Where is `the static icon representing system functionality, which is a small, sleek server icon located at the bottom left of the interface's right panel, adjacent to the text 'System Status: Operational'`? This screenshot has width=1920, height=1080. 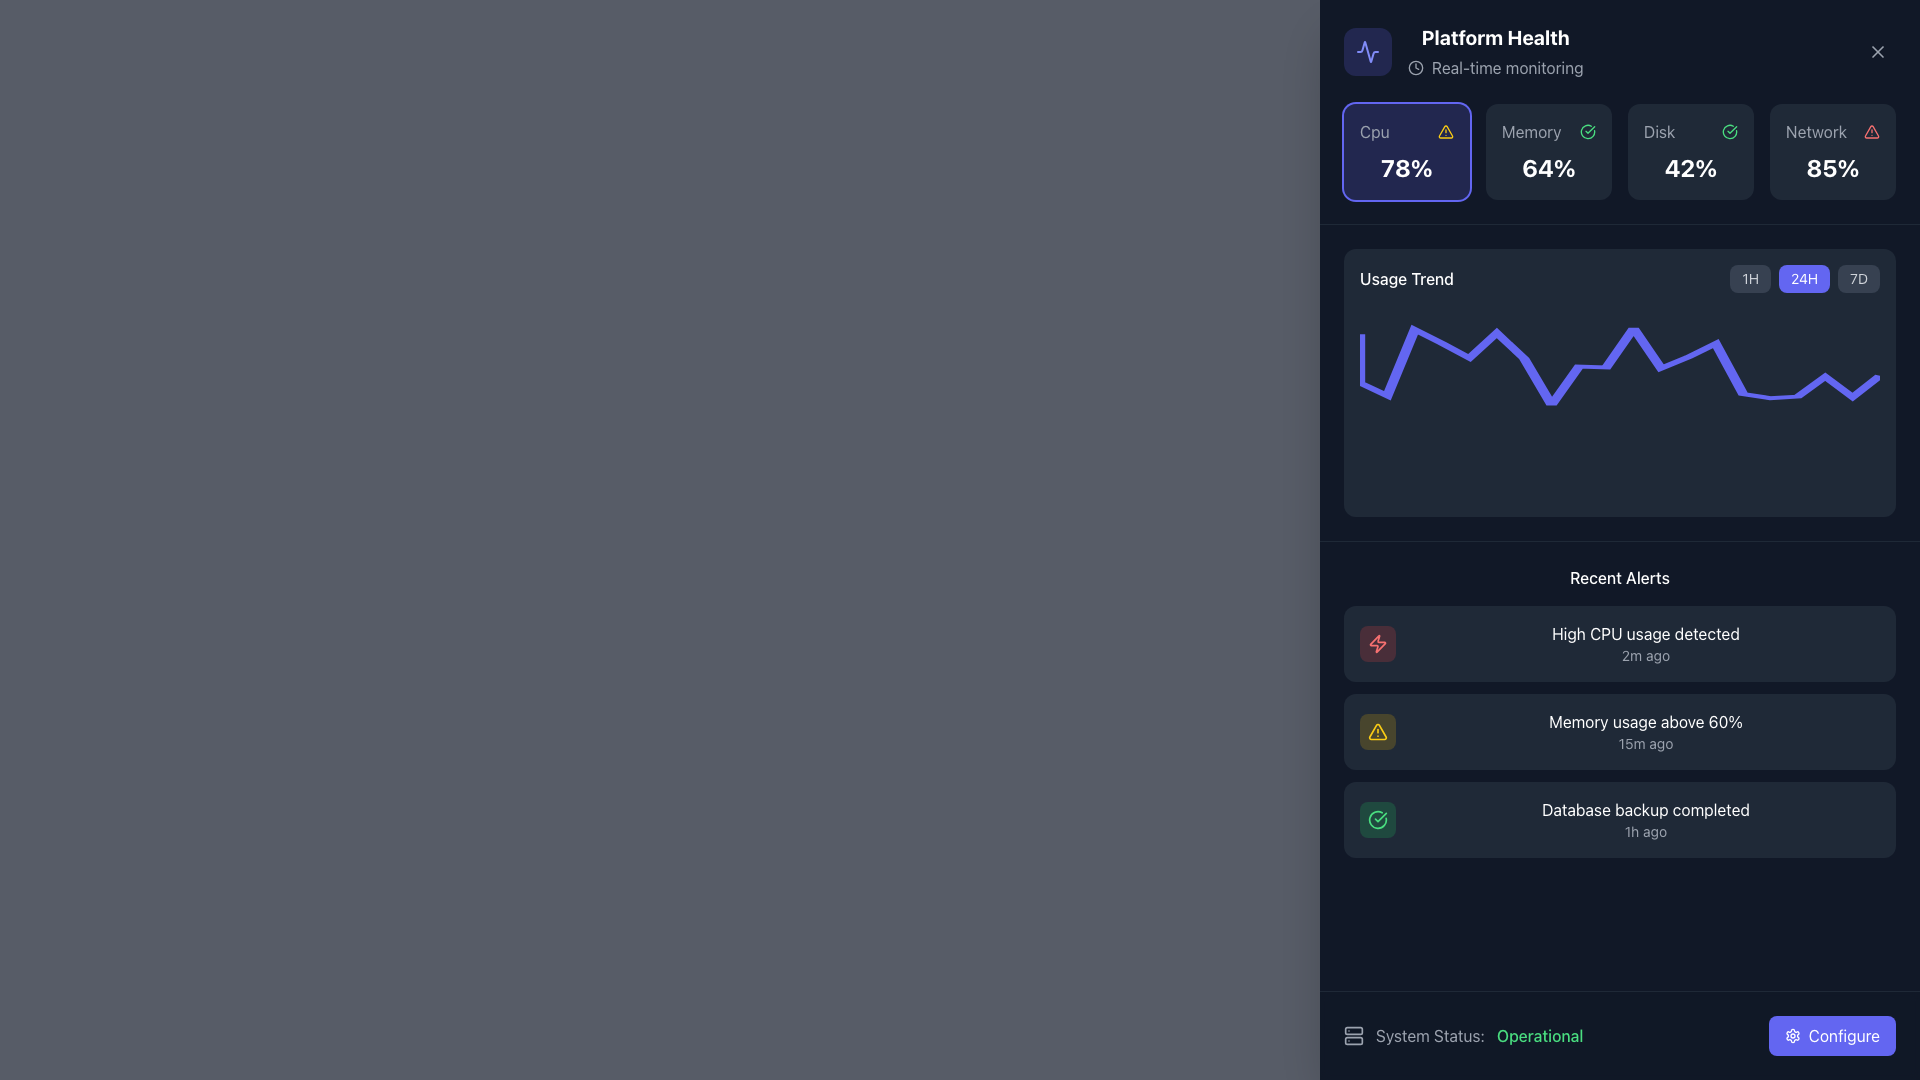 the static icon representing system functionality, which is a small, sleek server icon located at the bottom left of the interface's right panel, adjacent to the text 'System Status: Operational' is located at coordinates (1353, 1035).